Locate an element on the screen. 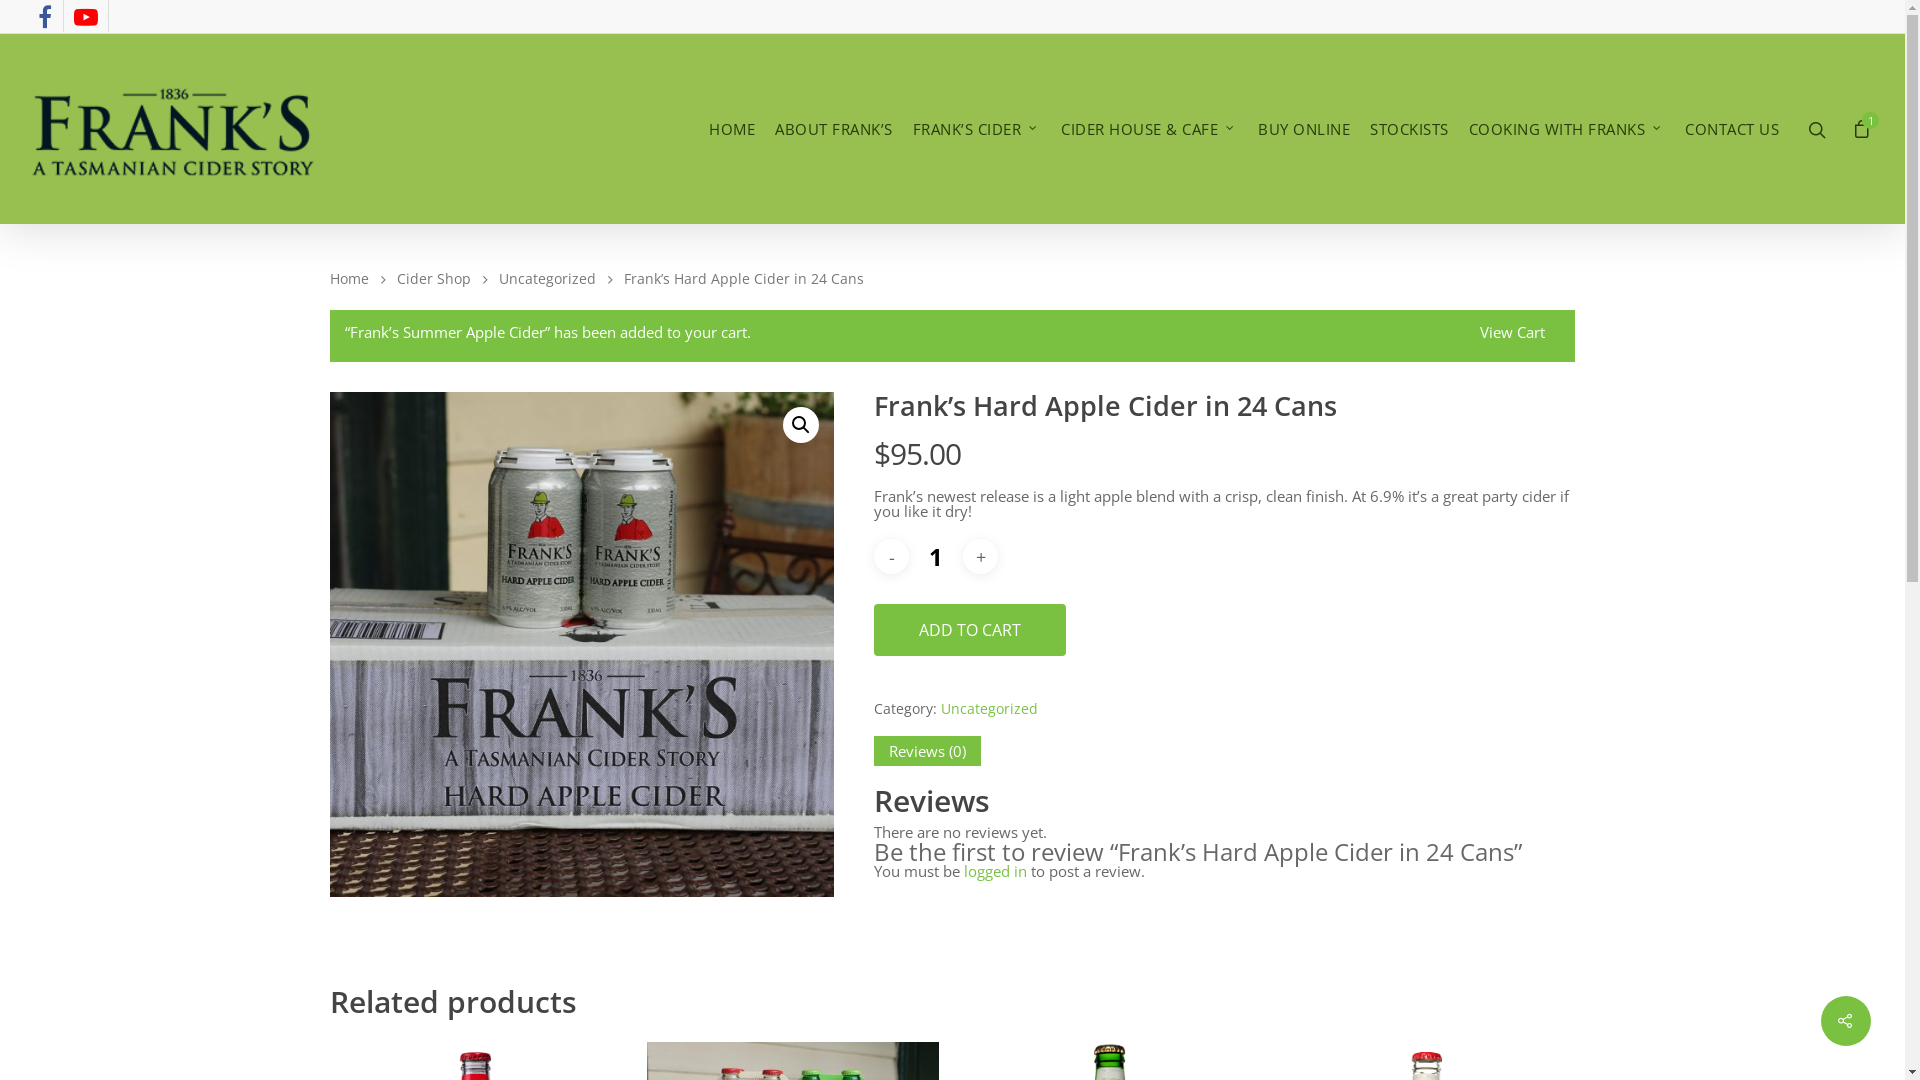 The width and height of the screenshot is (1920, 1080). 'CIDER HOUSE & CAFE' is located at coordinates (1149, 129).